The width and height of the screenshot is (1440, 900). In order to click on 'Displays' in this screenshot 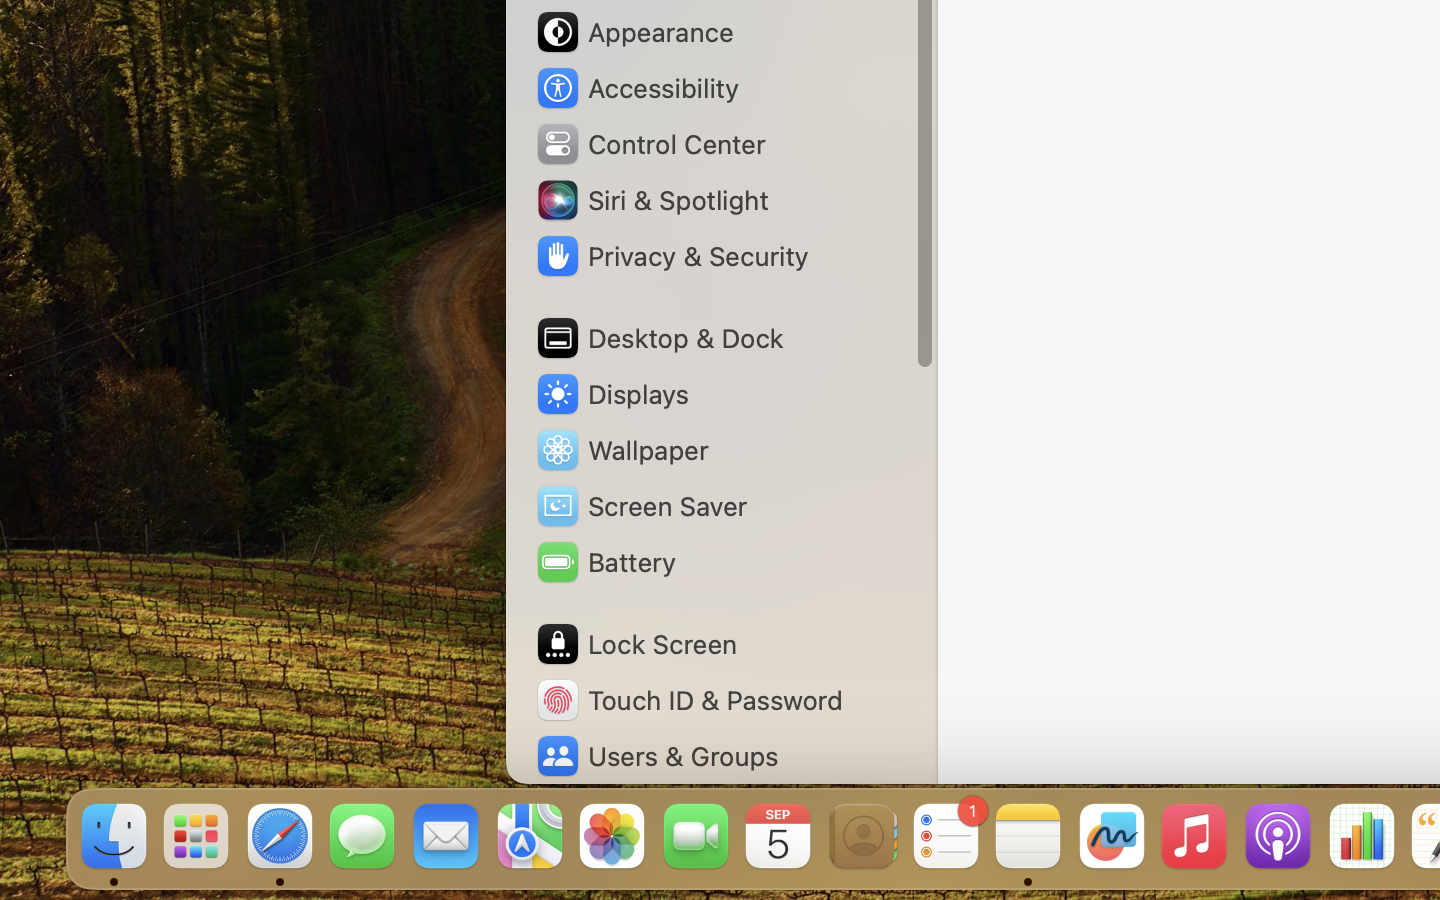, I will do `click(611, 394)`.